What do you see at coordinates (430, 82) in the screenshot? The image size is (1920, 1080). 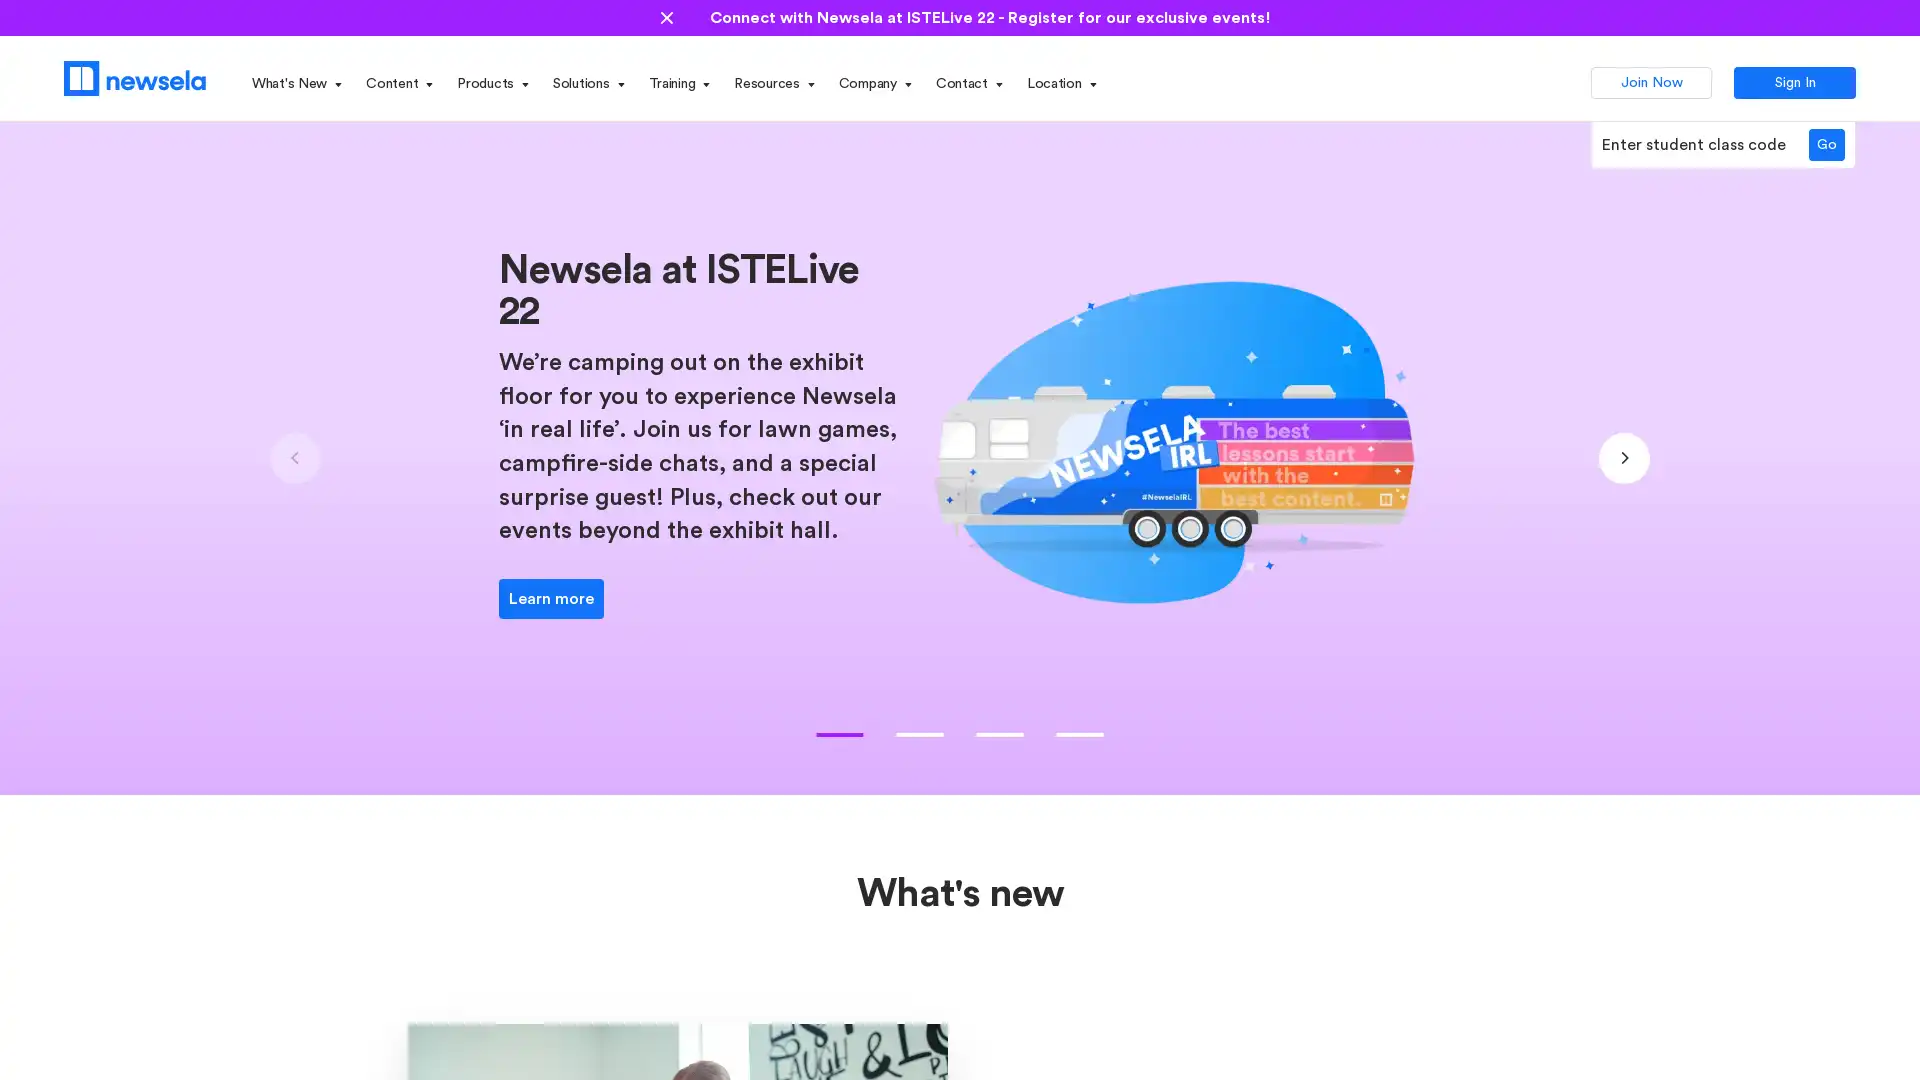 I see `Open Content dropdown` at bounding box center [430, 82].